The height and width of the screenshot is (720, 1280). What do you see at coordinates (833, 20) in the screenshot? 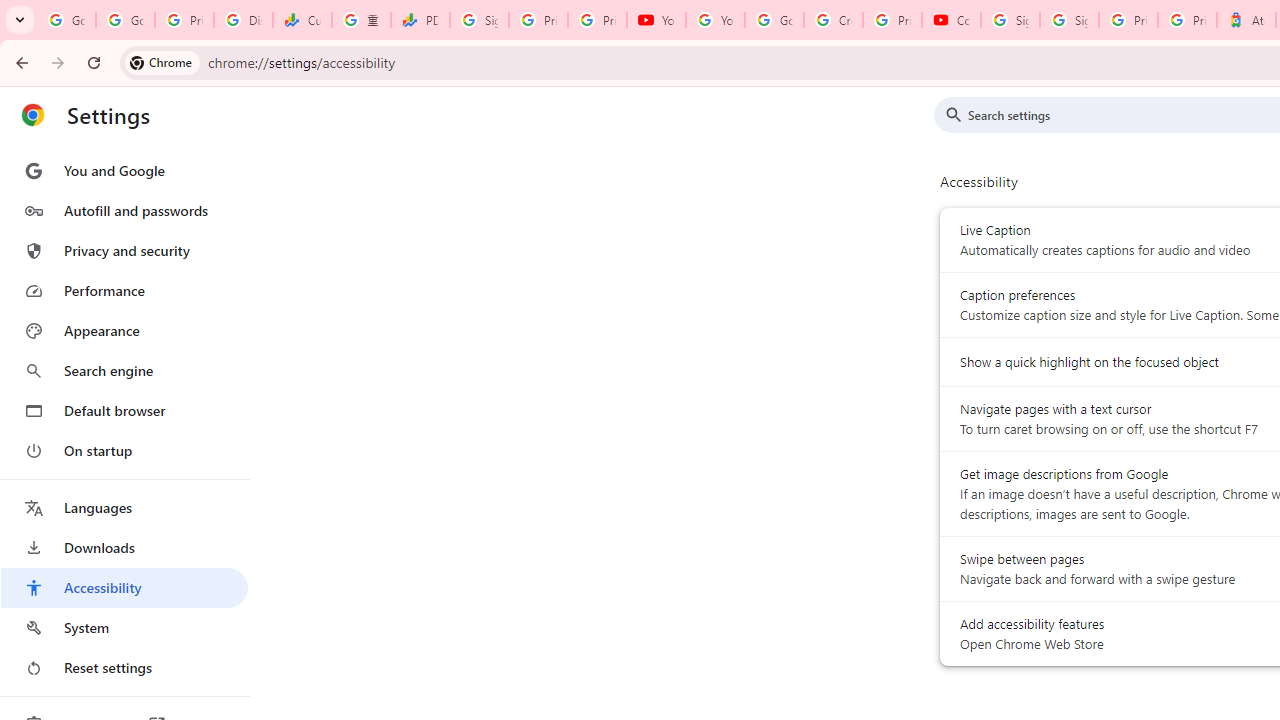
I see `'Create your Google Account'` at bounding box center [833, 20].